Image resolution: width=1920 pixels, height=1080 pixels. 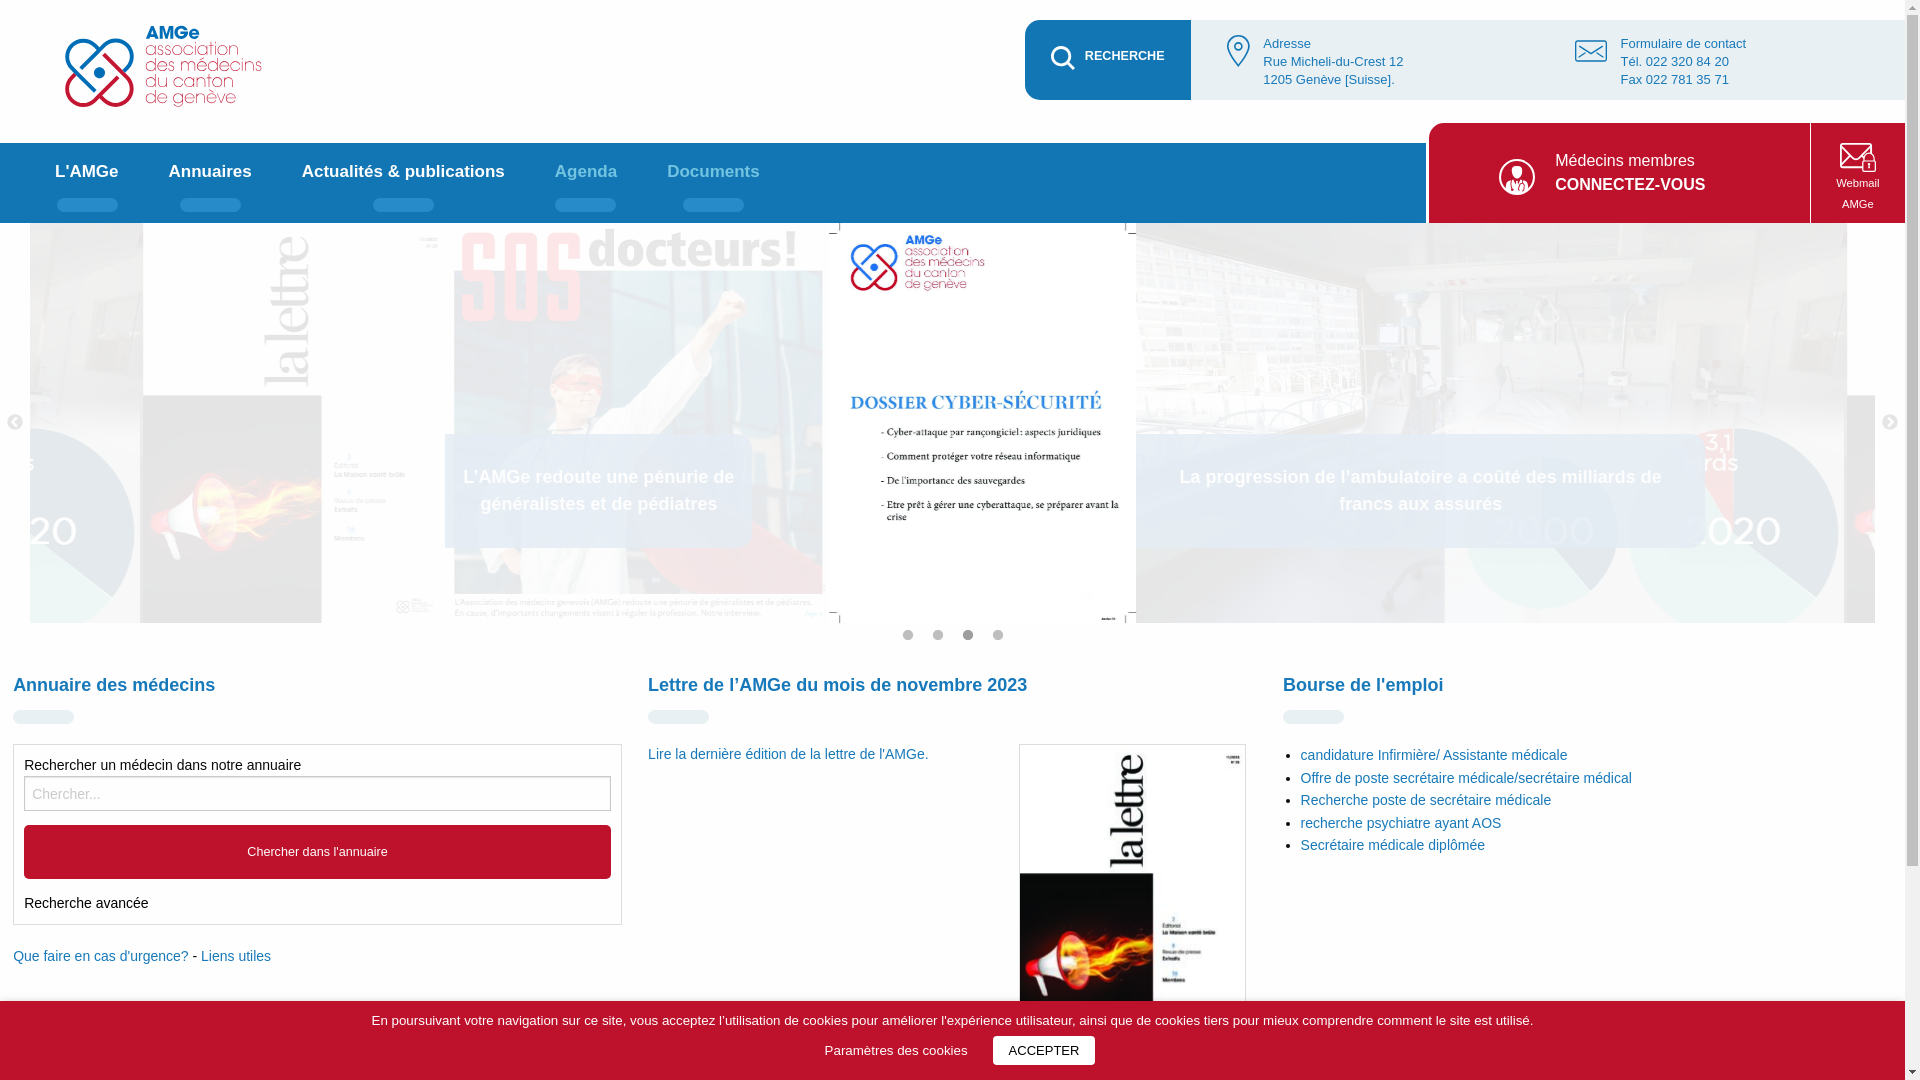 I want to click on 'Bourse de l'emploi', so click(x=1362, y=684).